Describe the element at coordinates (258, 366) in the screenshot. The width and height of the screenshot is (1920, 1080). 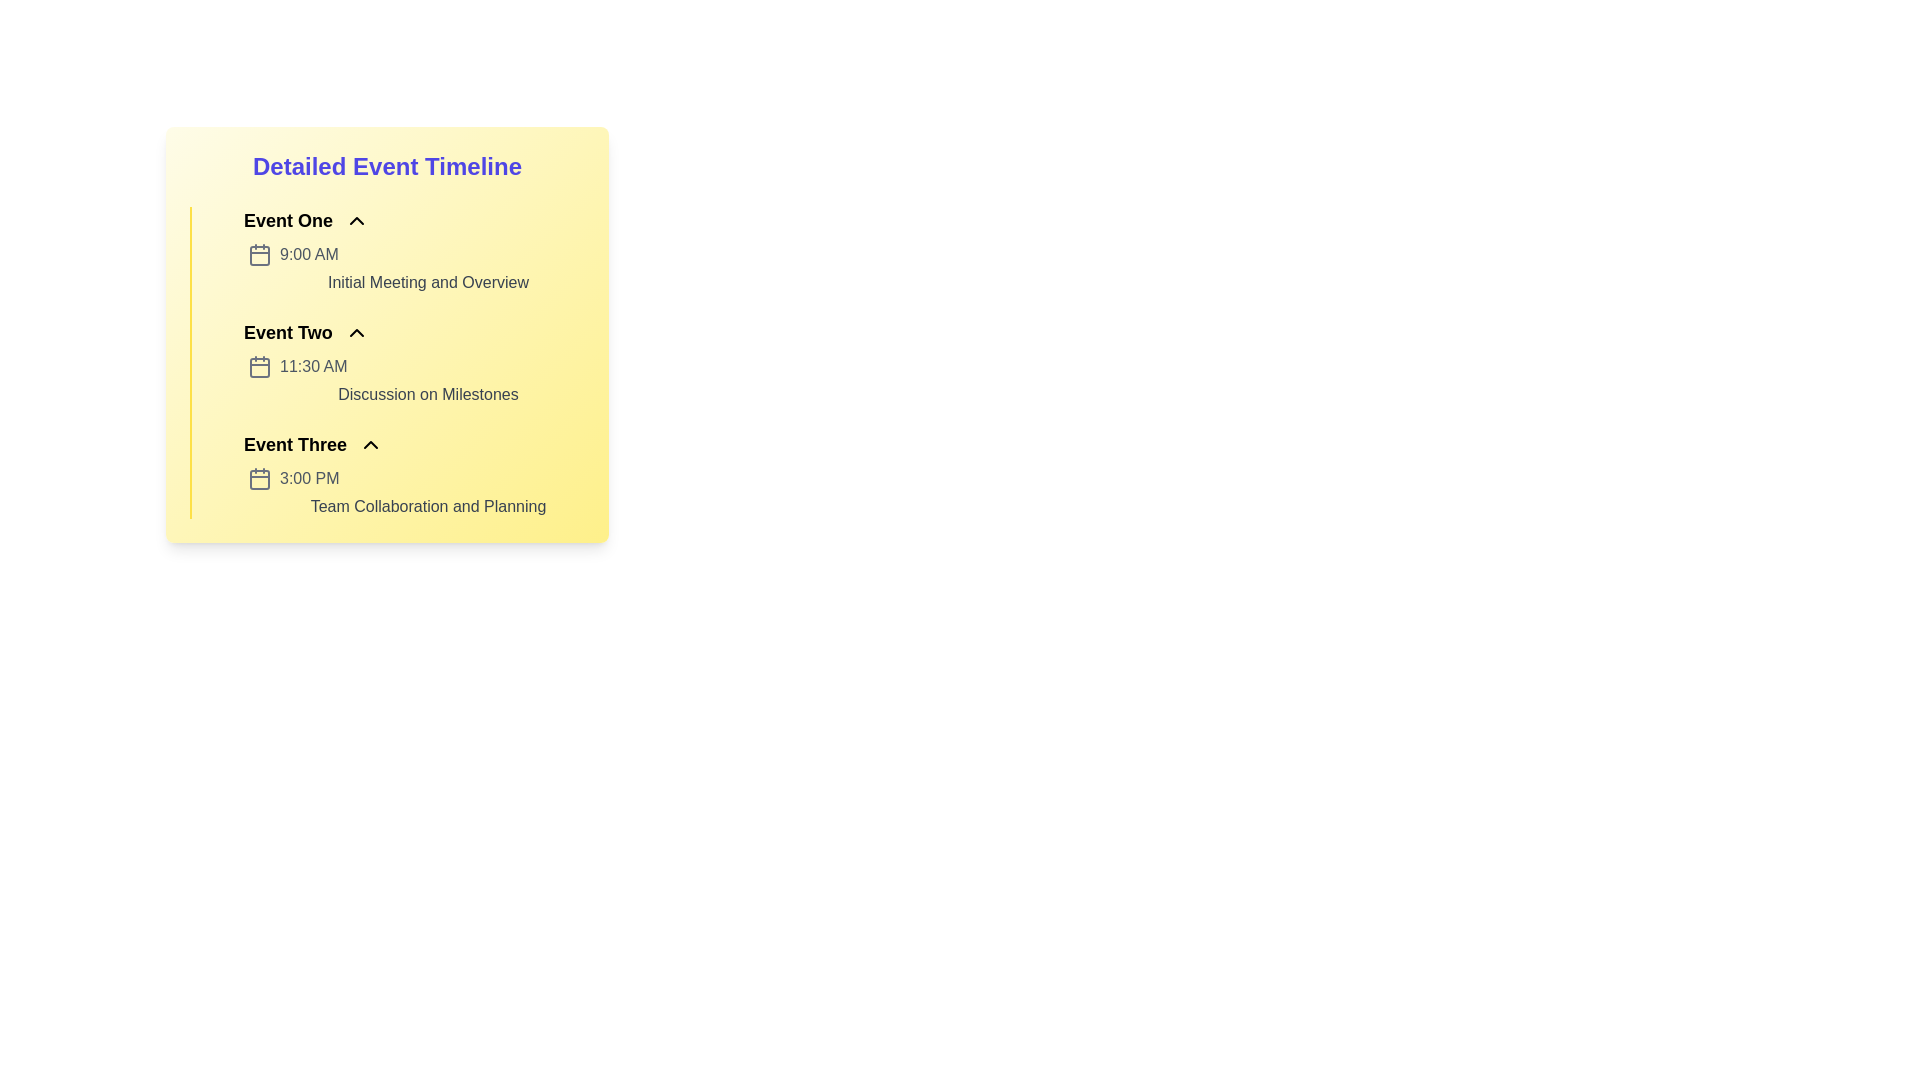
I see `the calendar icon, which features a gray square outline with rounded corners, two vertical lines at the top, and a grid-like interior, positioned to the left of the time text for 'Event Two' at 11:30 AM` at that location.